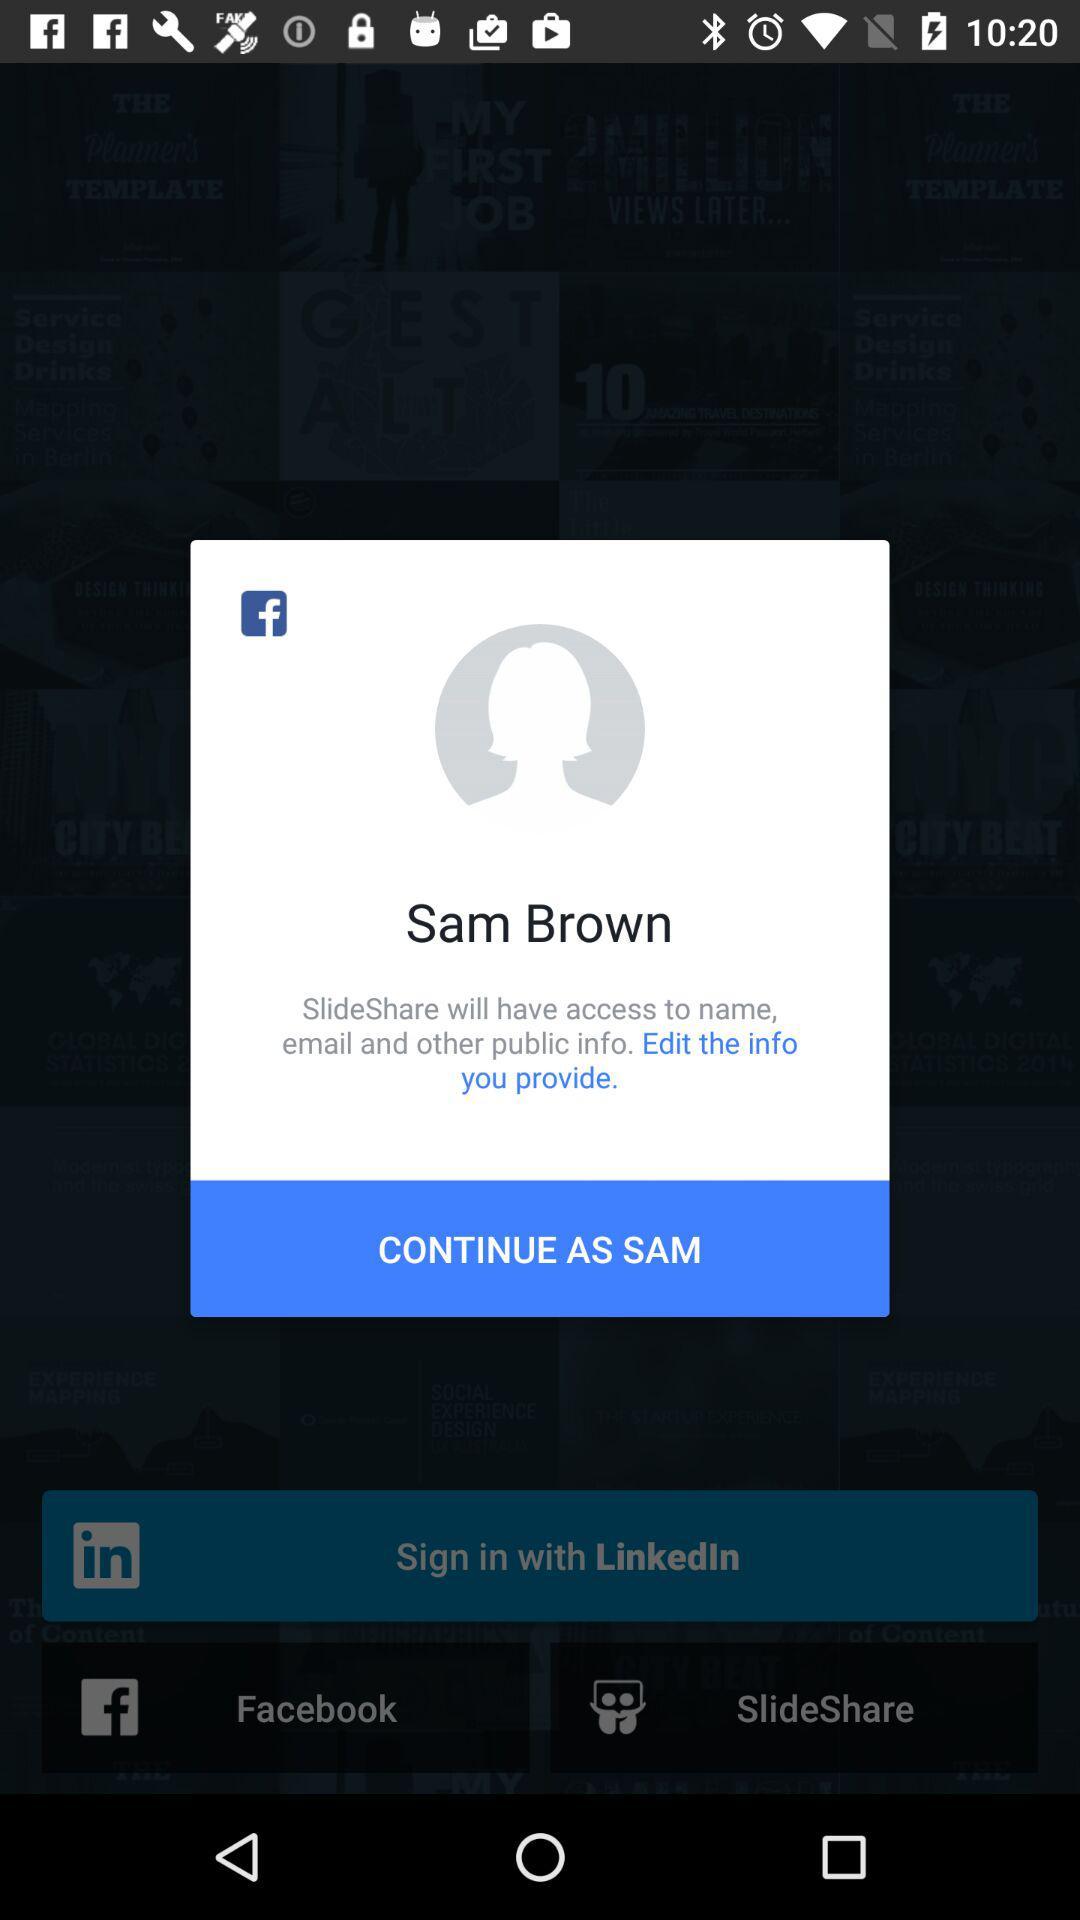 This screenshot has height=1920, width=1080. Describe the element at coordinates (540, 1041) in the screenshot. I see `the item above continue as sam icon` at that location.